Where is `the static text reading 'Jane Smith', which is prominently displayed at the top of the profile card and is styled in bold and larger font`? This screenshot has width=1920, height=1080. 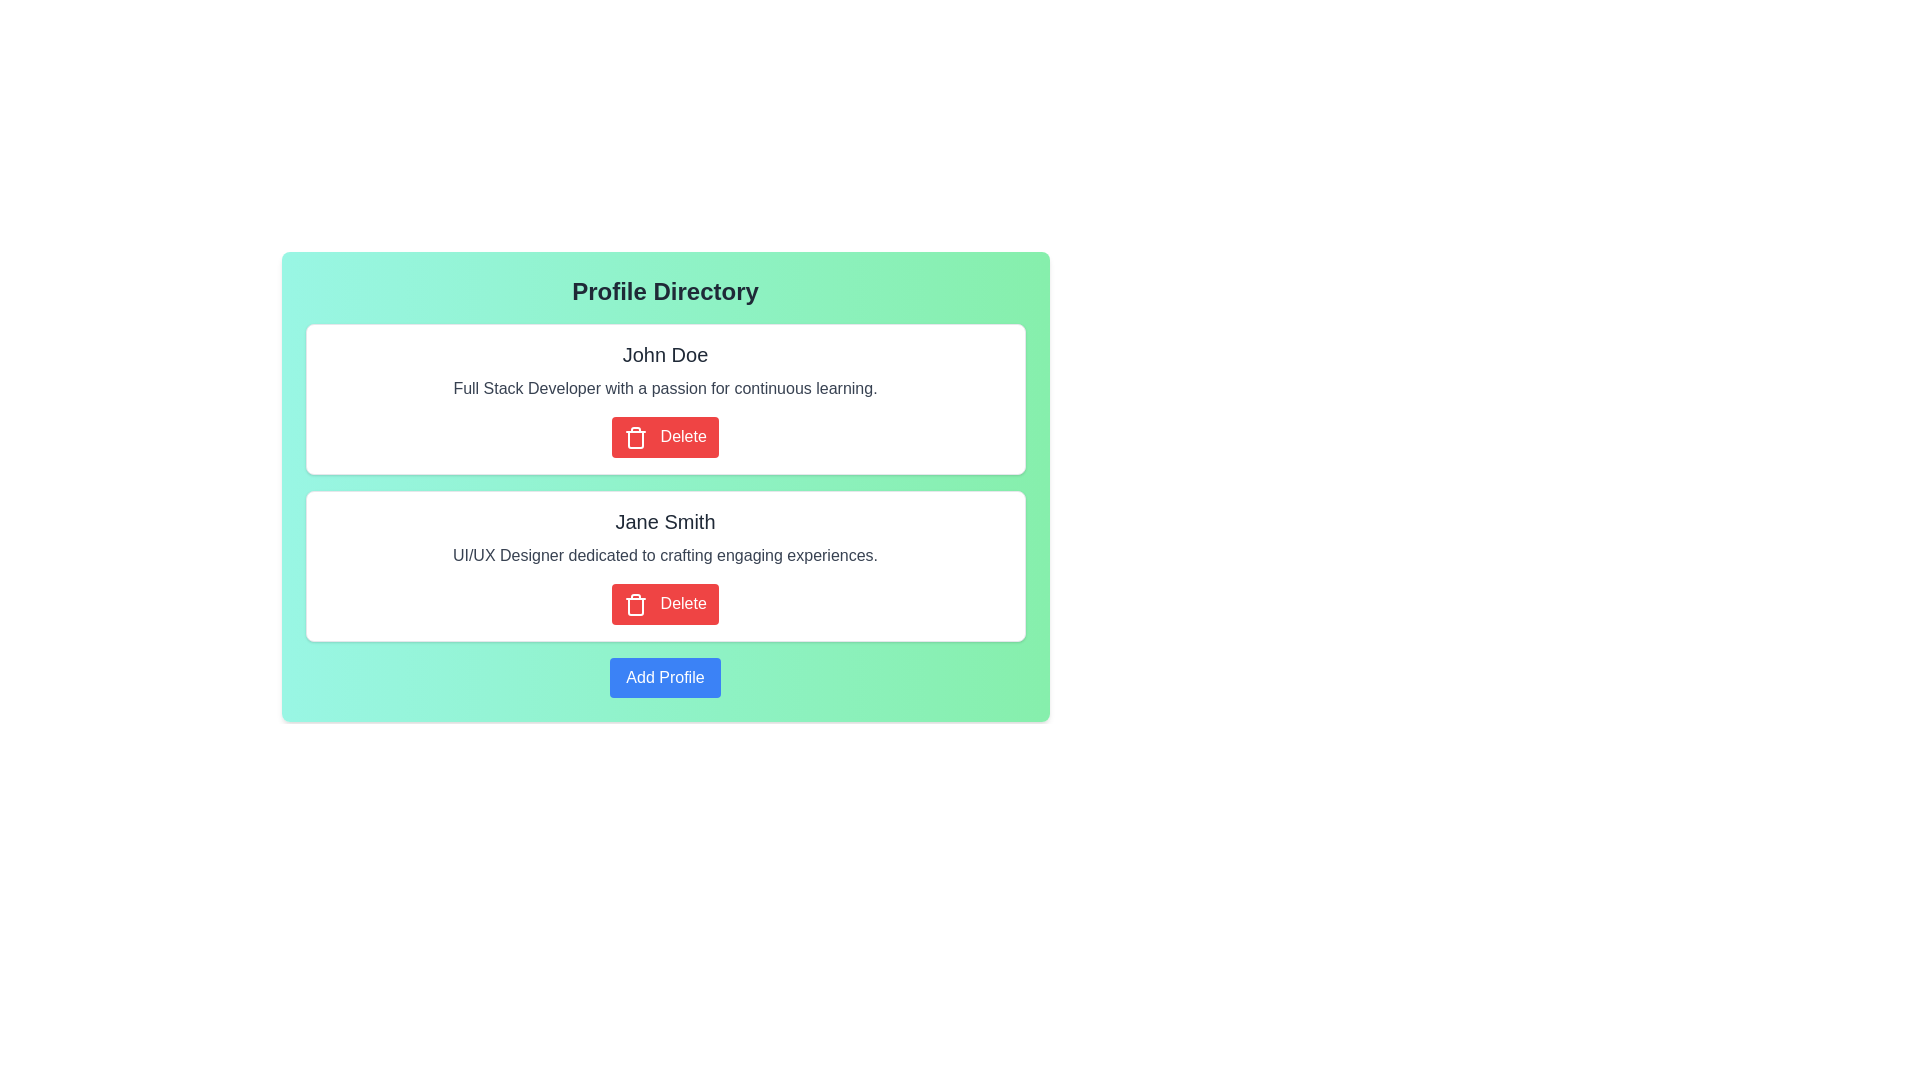 the static text reading 'Jane Smith', which is prominently displayed at the top of the profile card and is styled in bold and larger font is located at coordinates (665, 520).